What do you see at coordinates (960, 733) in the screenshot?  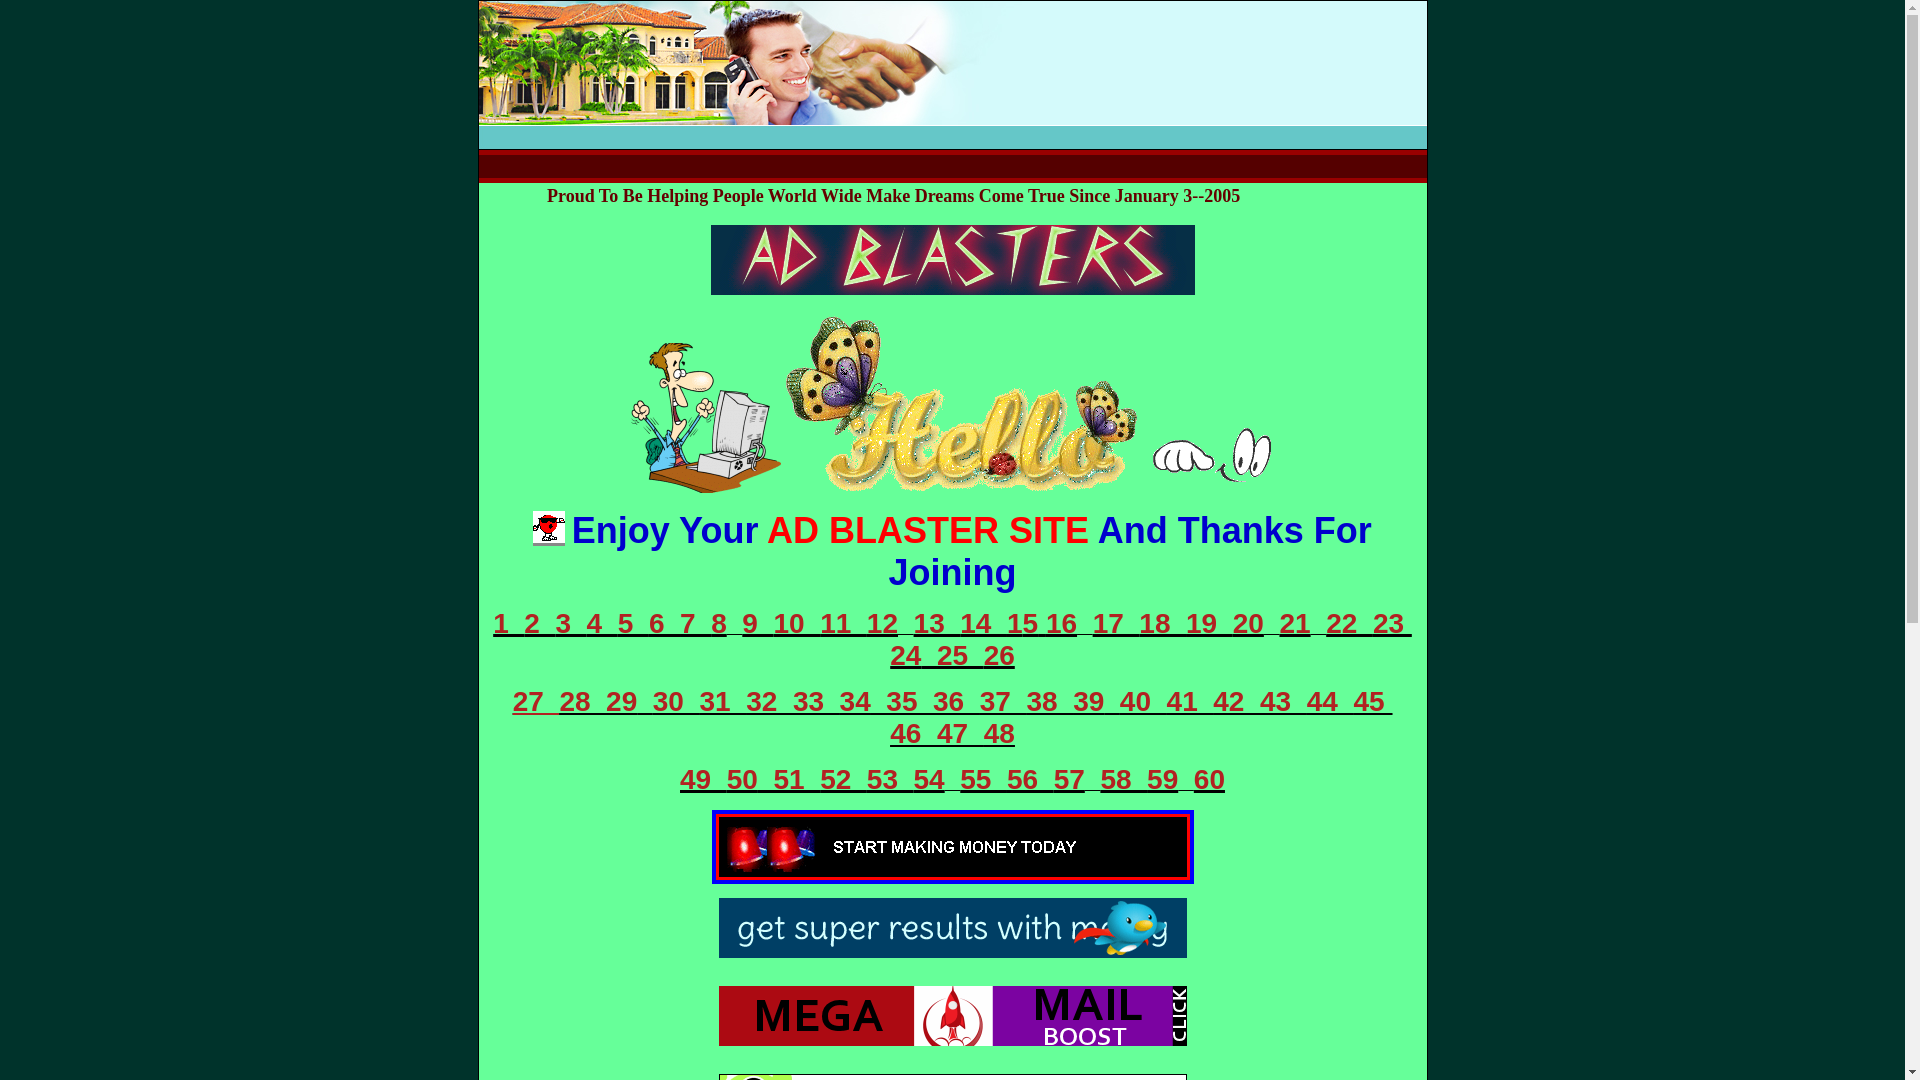 I see `'47 '` at bounding box center [960, 733].